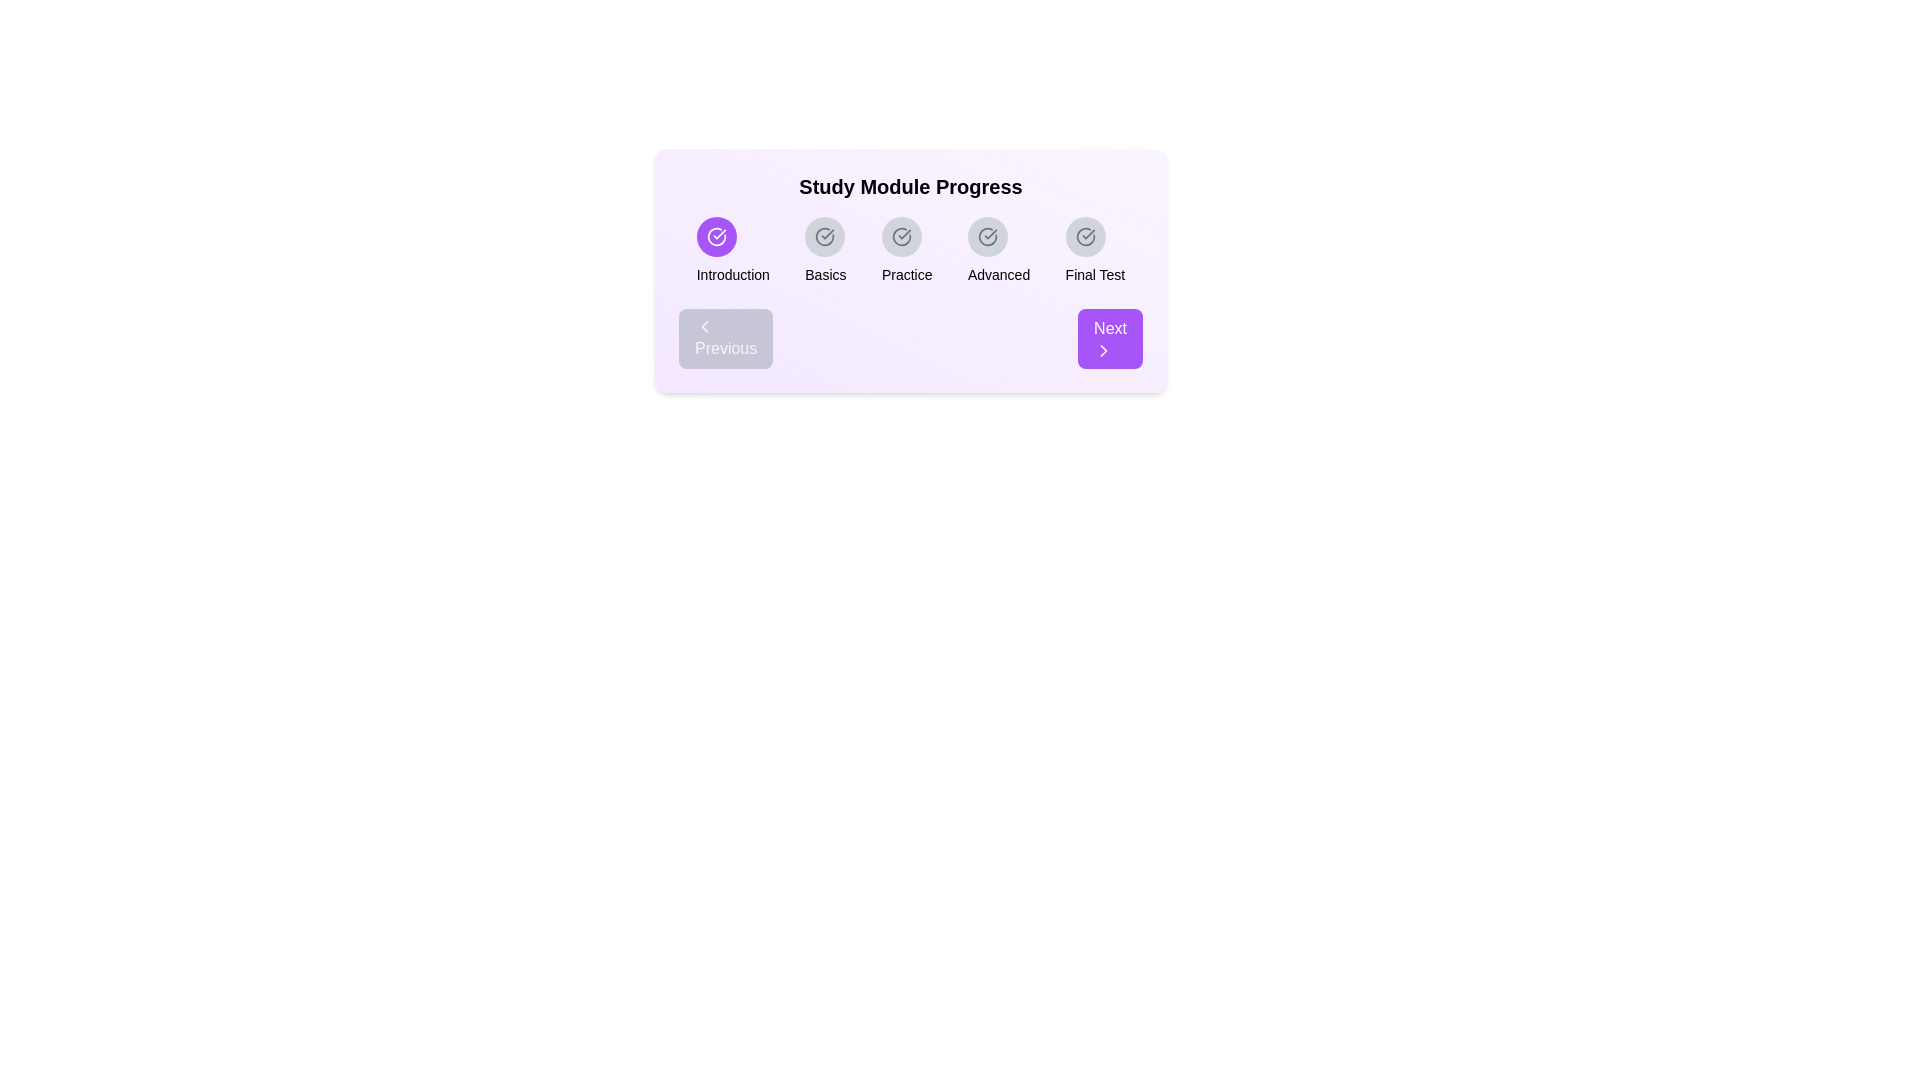 The image size is (1920, 1080). What do you see at coordinates (901, 235) in the screenshot?
I see `the 'Practice' milestone icon in the progress tracker interface, which is the third circular icon in a row of five, visually indicating its current status` at bounding box center [901, 235].